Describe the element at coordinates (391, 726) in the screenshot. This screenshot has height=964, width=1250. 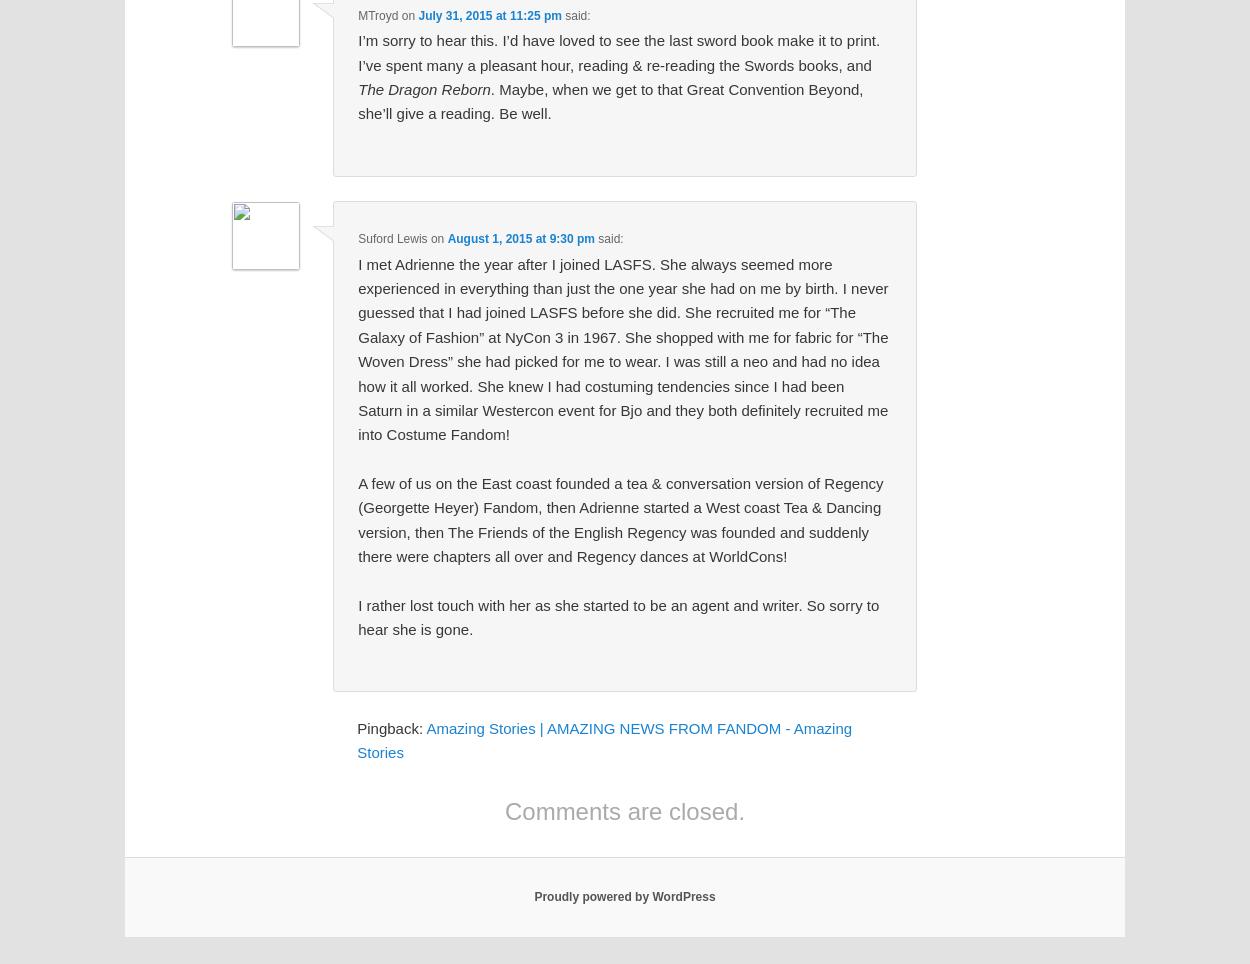
I see `'Pingback:'` at that location.